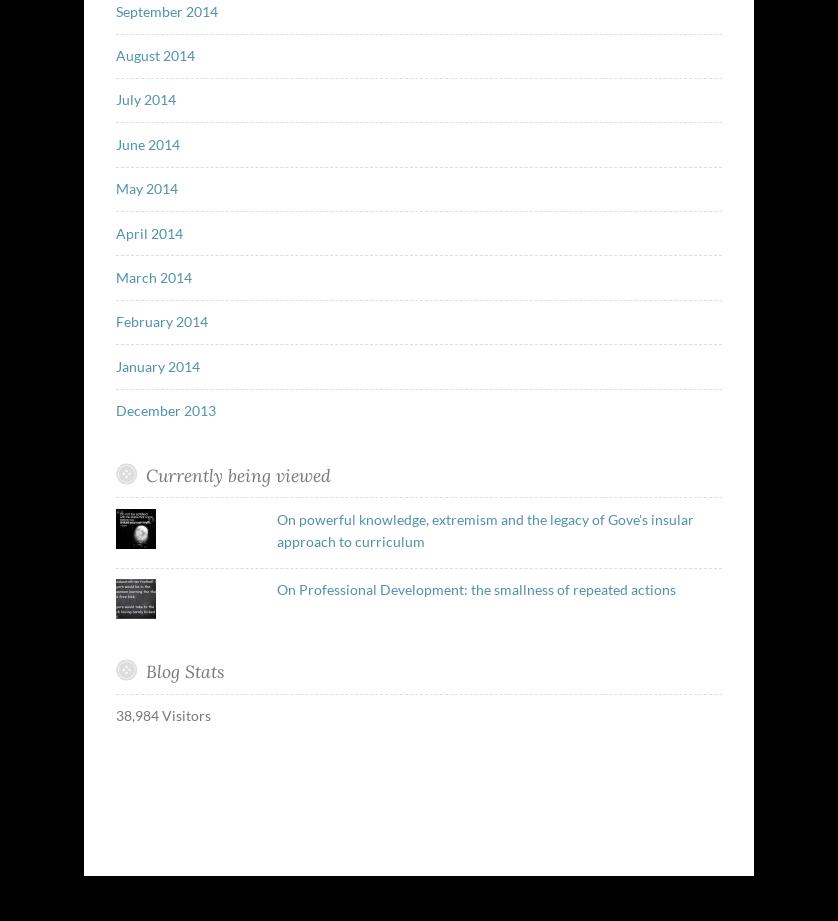 This screenshot has width=838, height=921. I want to click on 'December 2013', so click(114, 410).